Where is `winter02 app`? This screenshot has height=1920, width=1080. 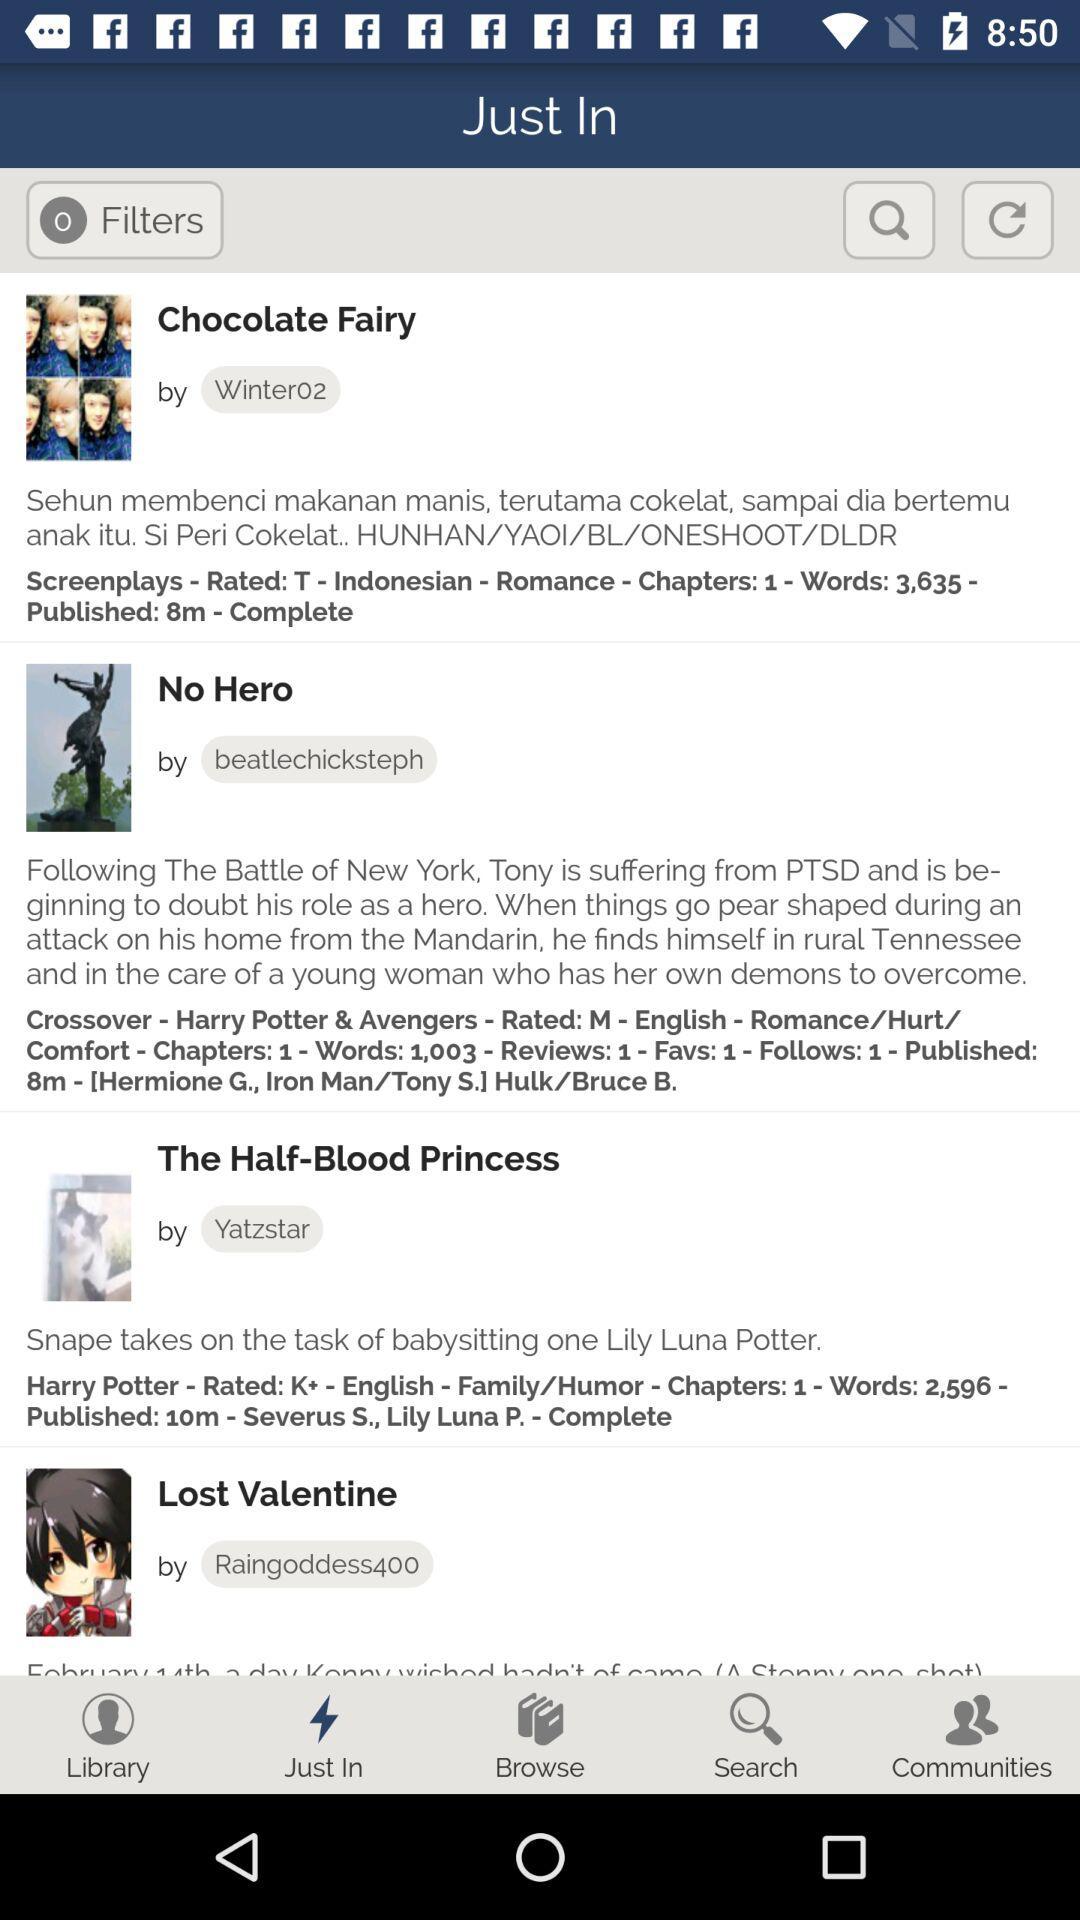
winter02 app is located at coordinates (270, 389).